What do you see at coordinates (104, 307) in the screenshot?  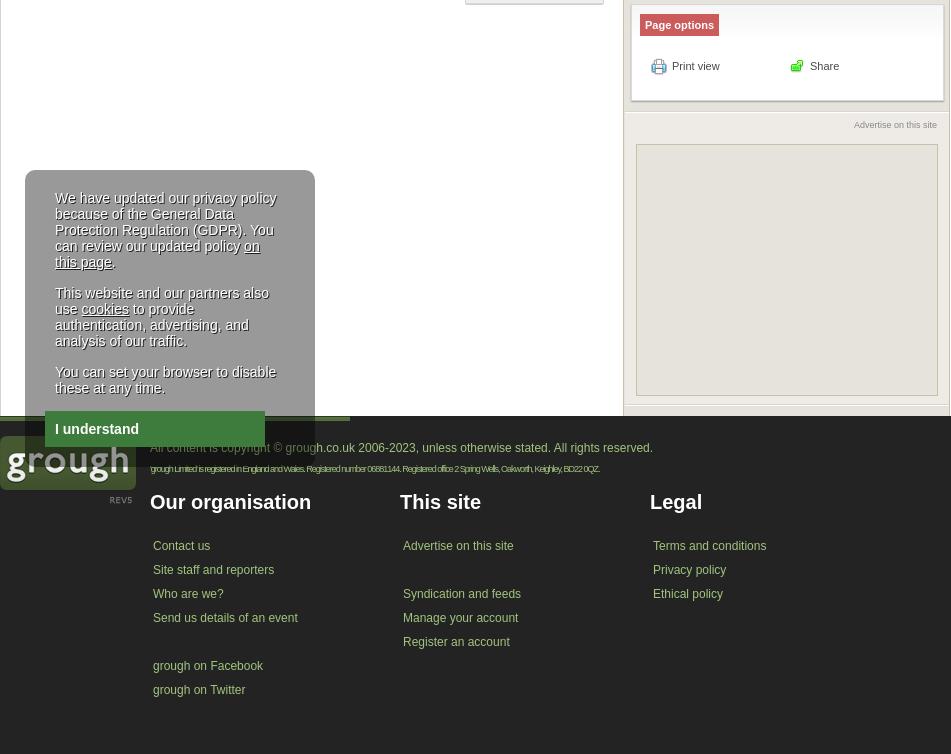 I see `'cookies'` at bounding box center [104, 307].